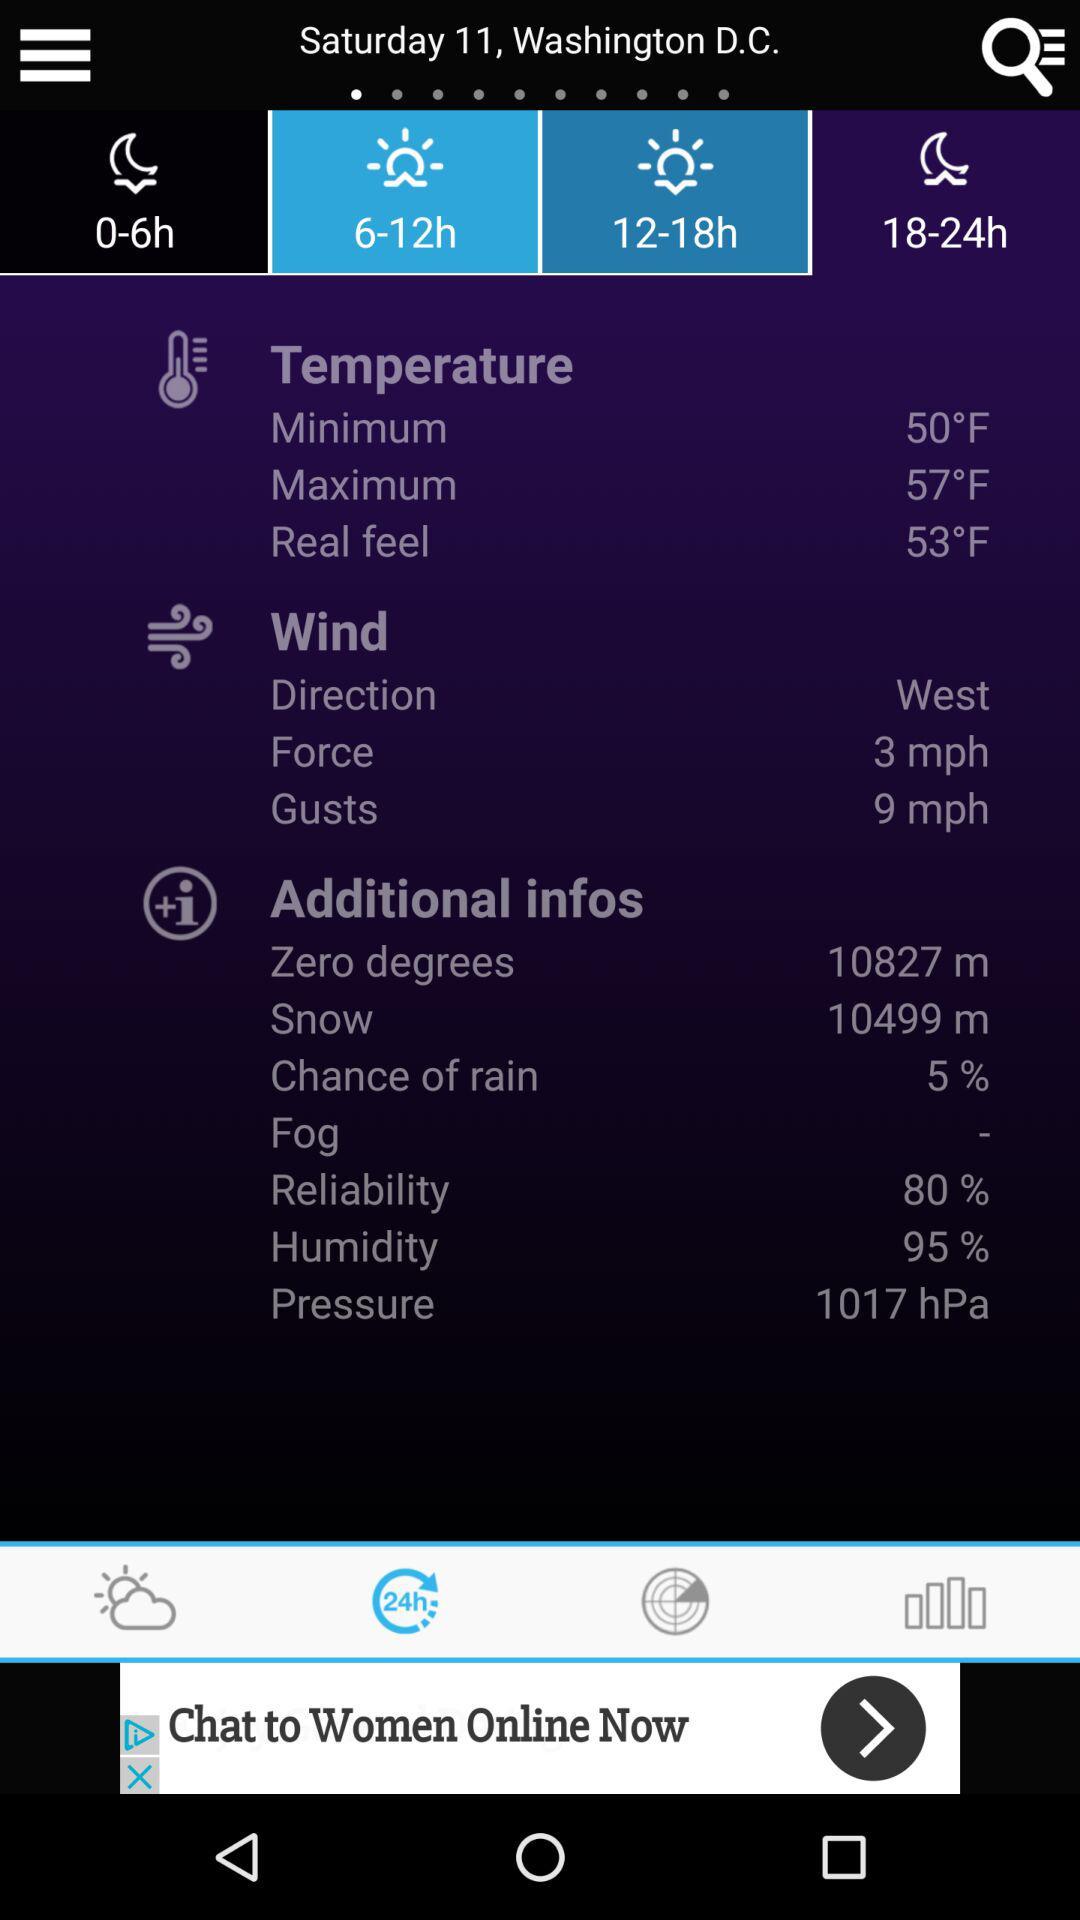  What do you see at coordinates (540, 1727) in the screenshot?
I see `advertisement` at bounding box center [540, 1727].